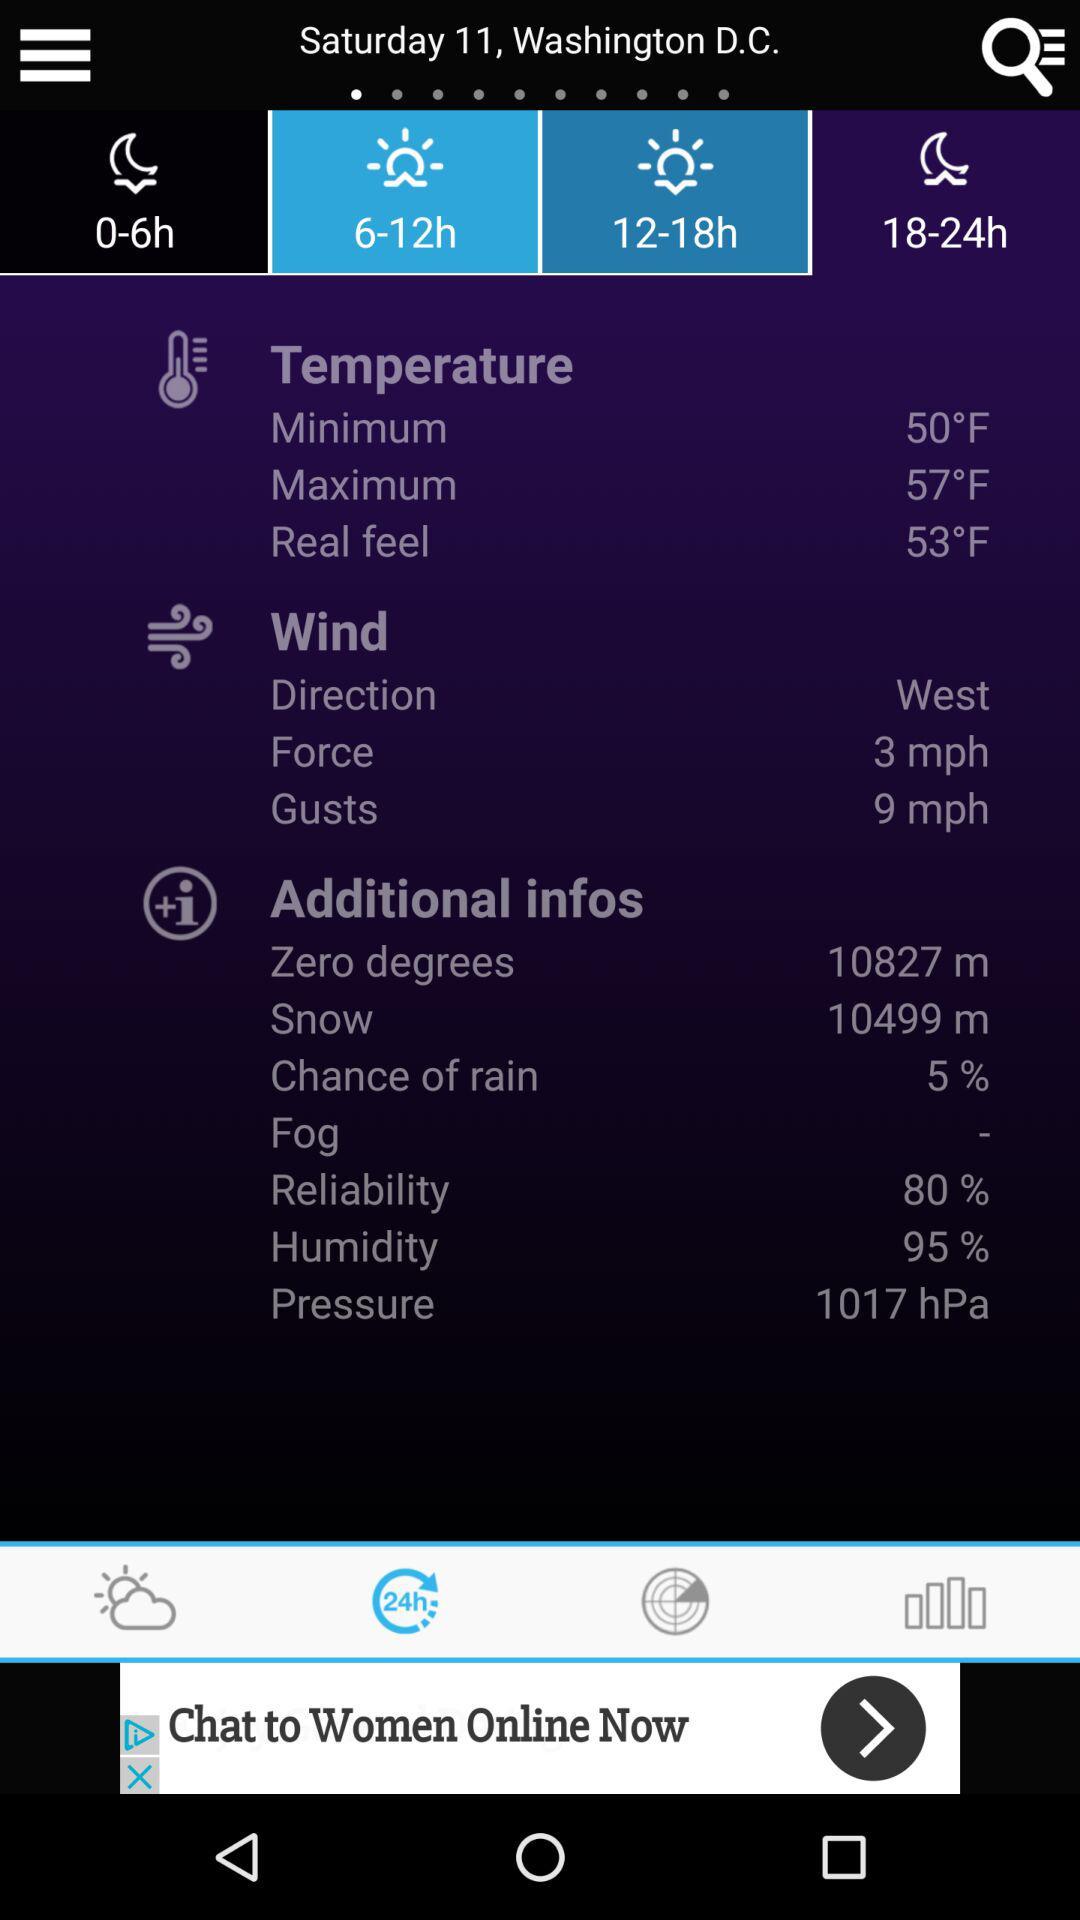  What do you see at coordinates (540, 1727) in the screenshot?
I see `advertisement` at bounding box center [540, 1727].